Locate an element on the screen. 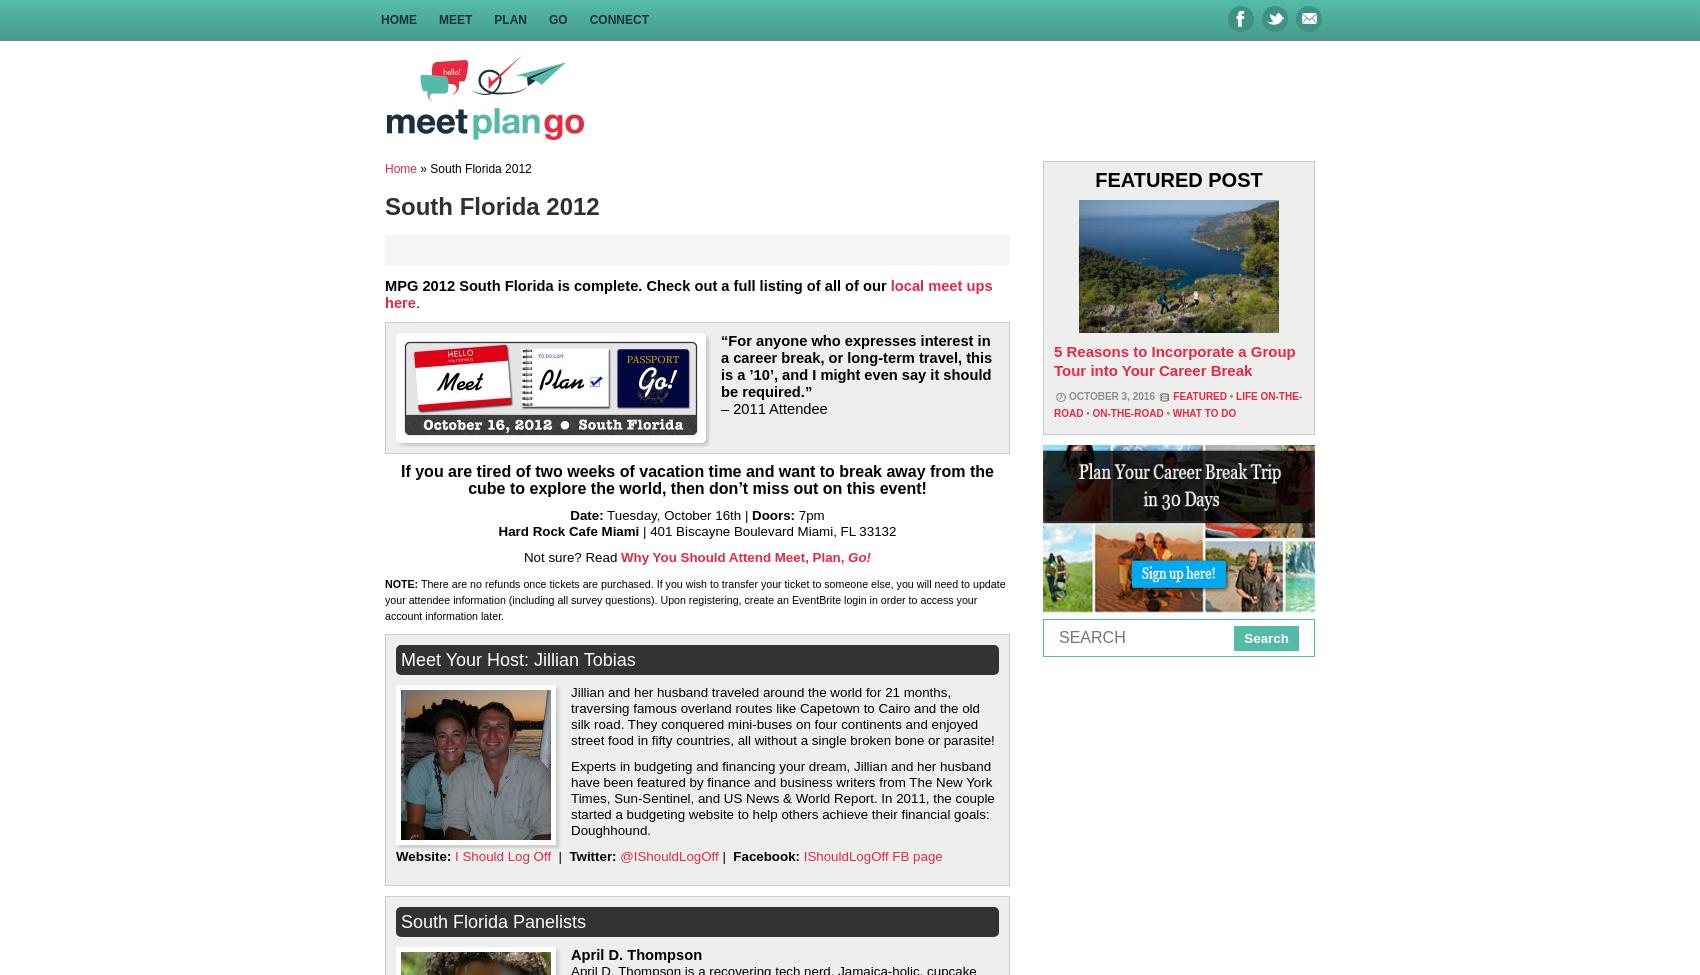 This screenshot has width=1700, height=975. 'Life On-the-Road' is located at coordinates (1176, 405).